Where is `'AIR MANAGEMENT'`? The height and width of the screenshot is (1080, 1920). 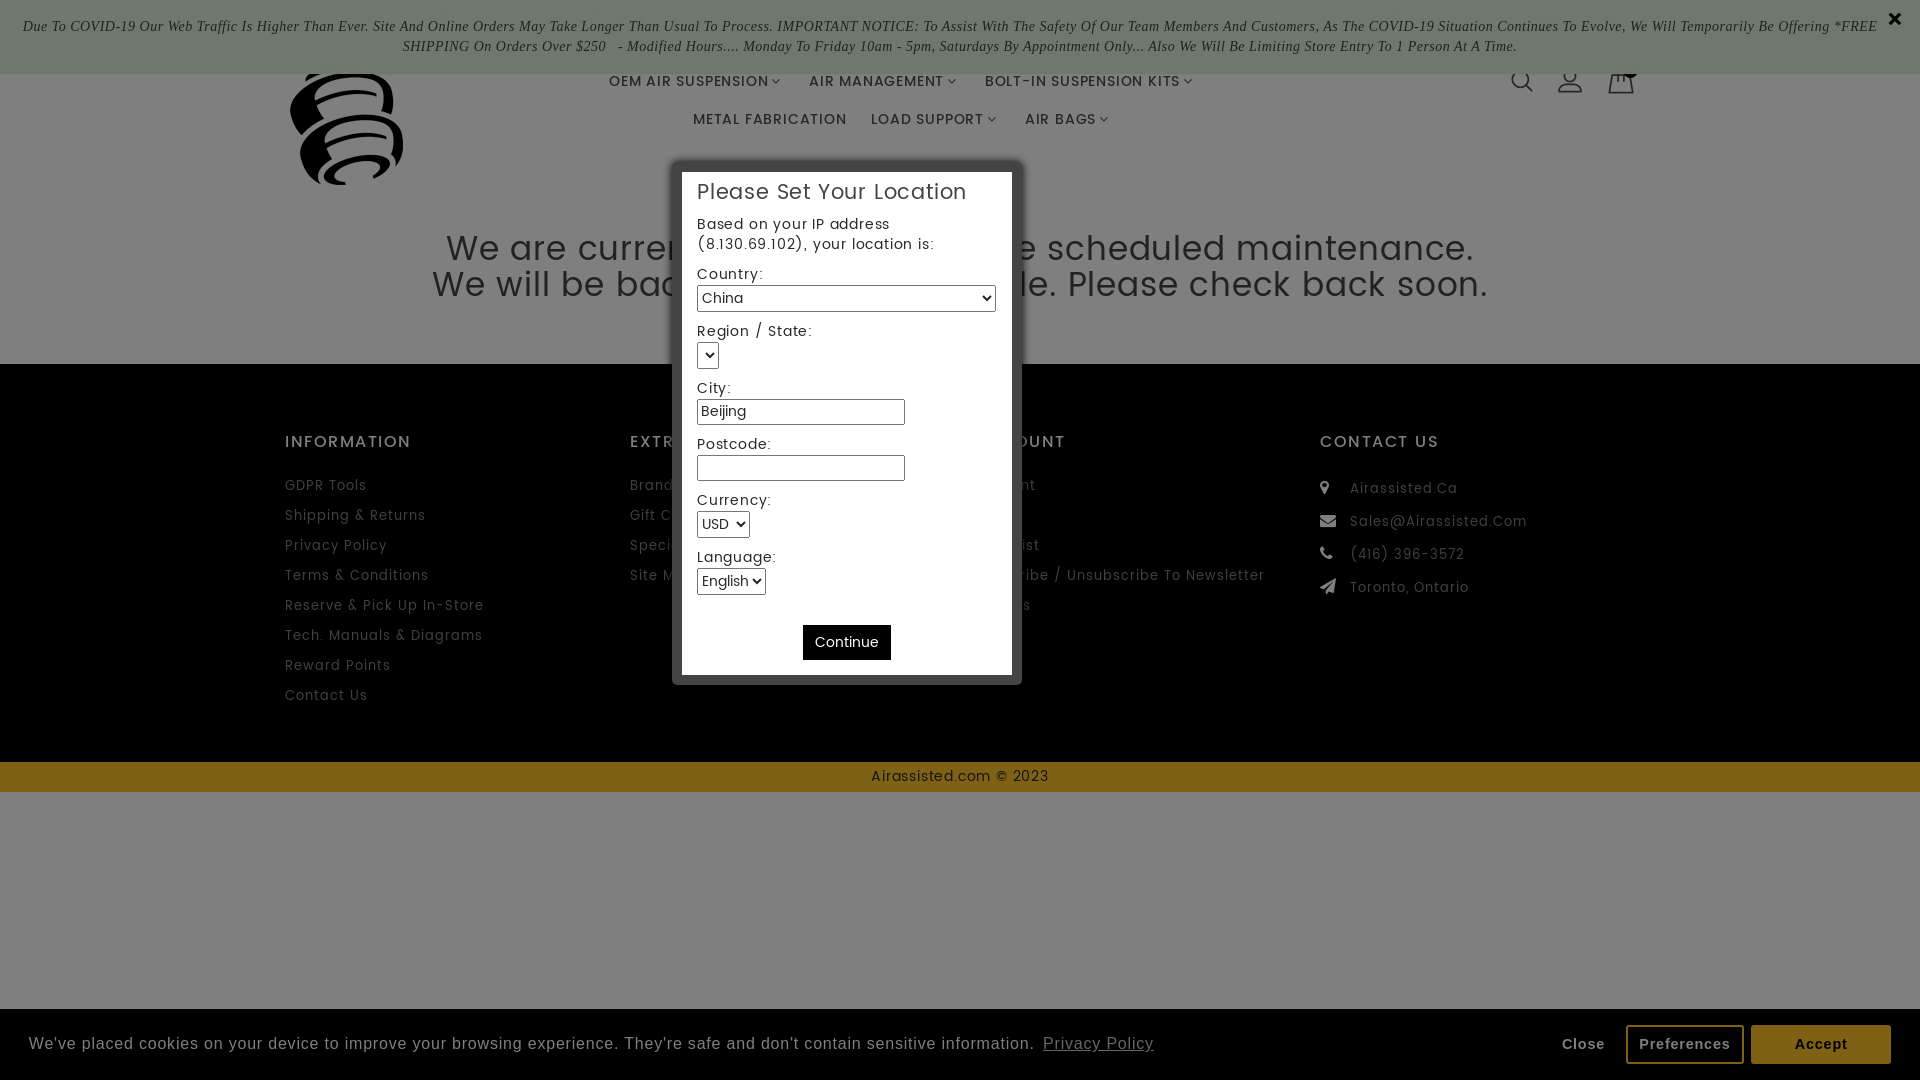
'AIR MANAGEMENT' is located at coordinates (883, 80).